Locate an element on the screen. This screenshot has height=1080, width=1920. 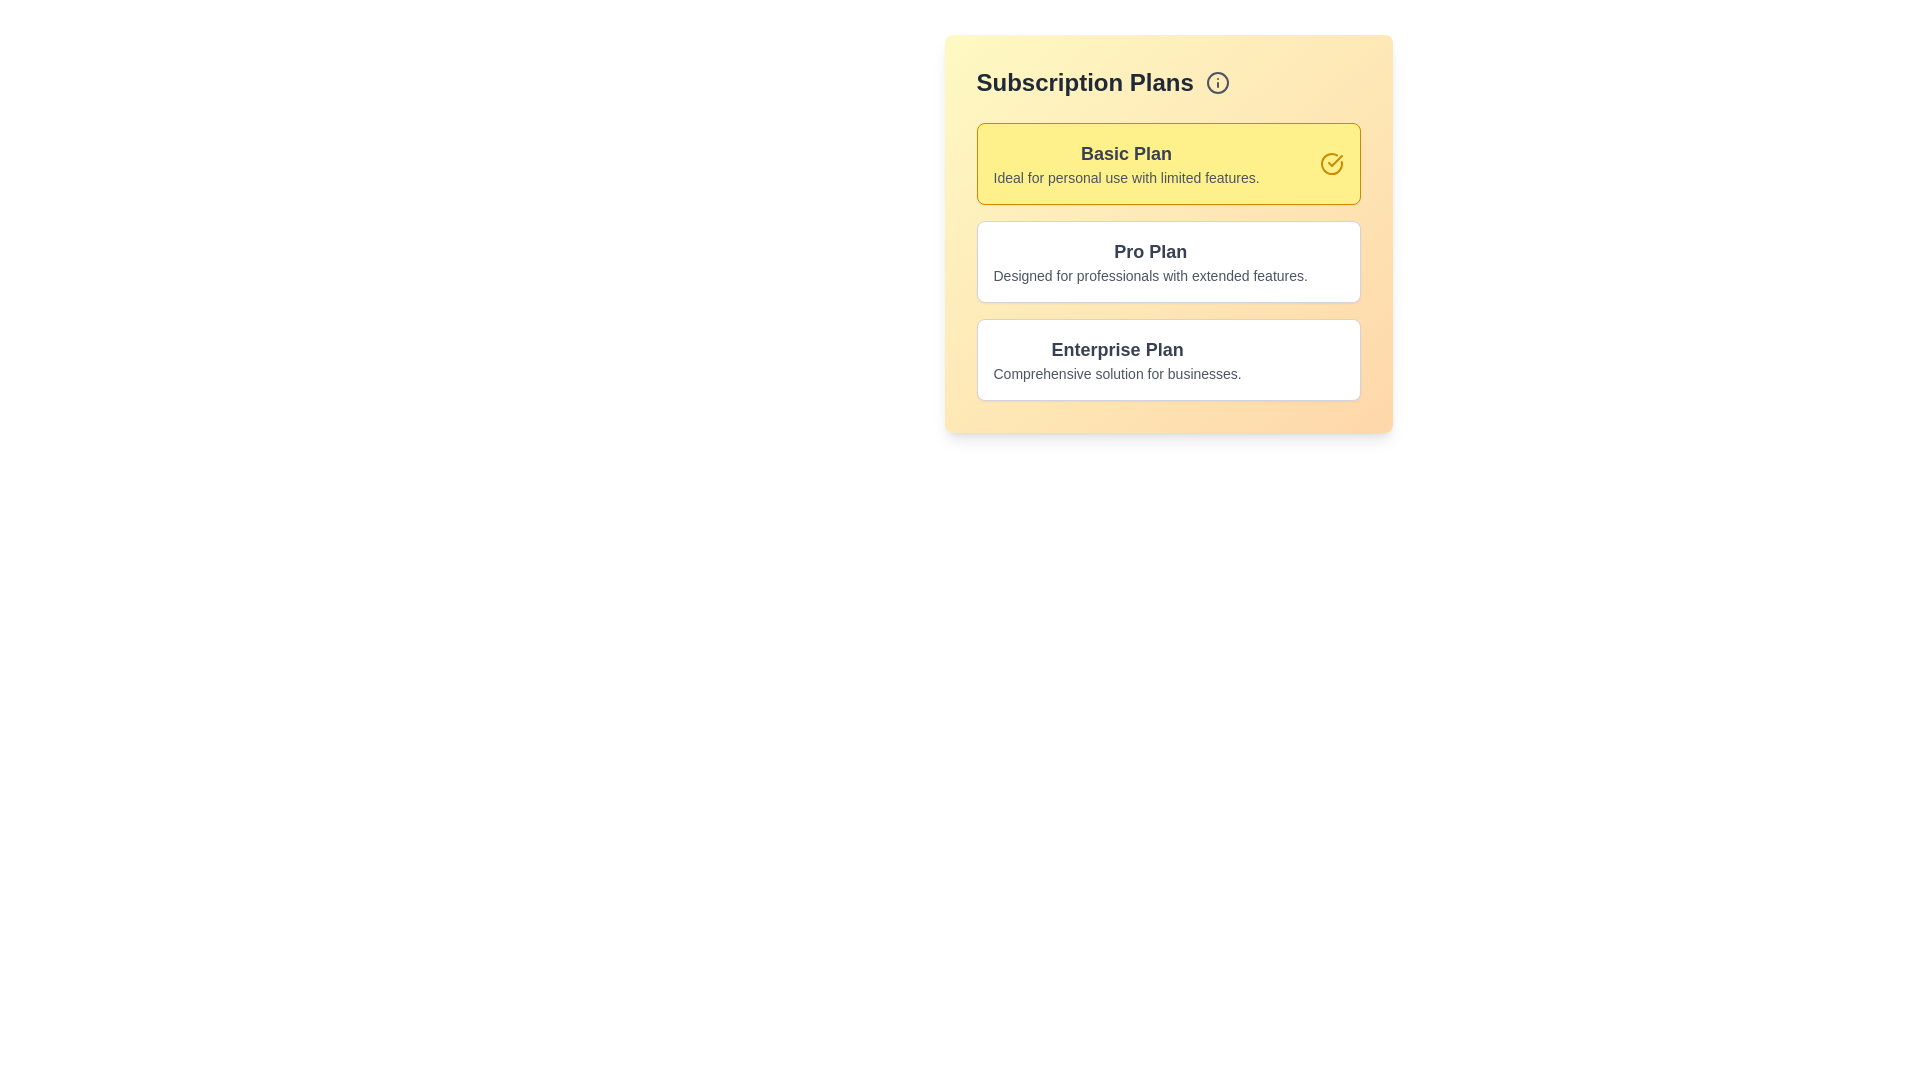
the header text element located at the top-left corner of the subscription card to interact with nearby elements is located at coordinates (1083, 82).